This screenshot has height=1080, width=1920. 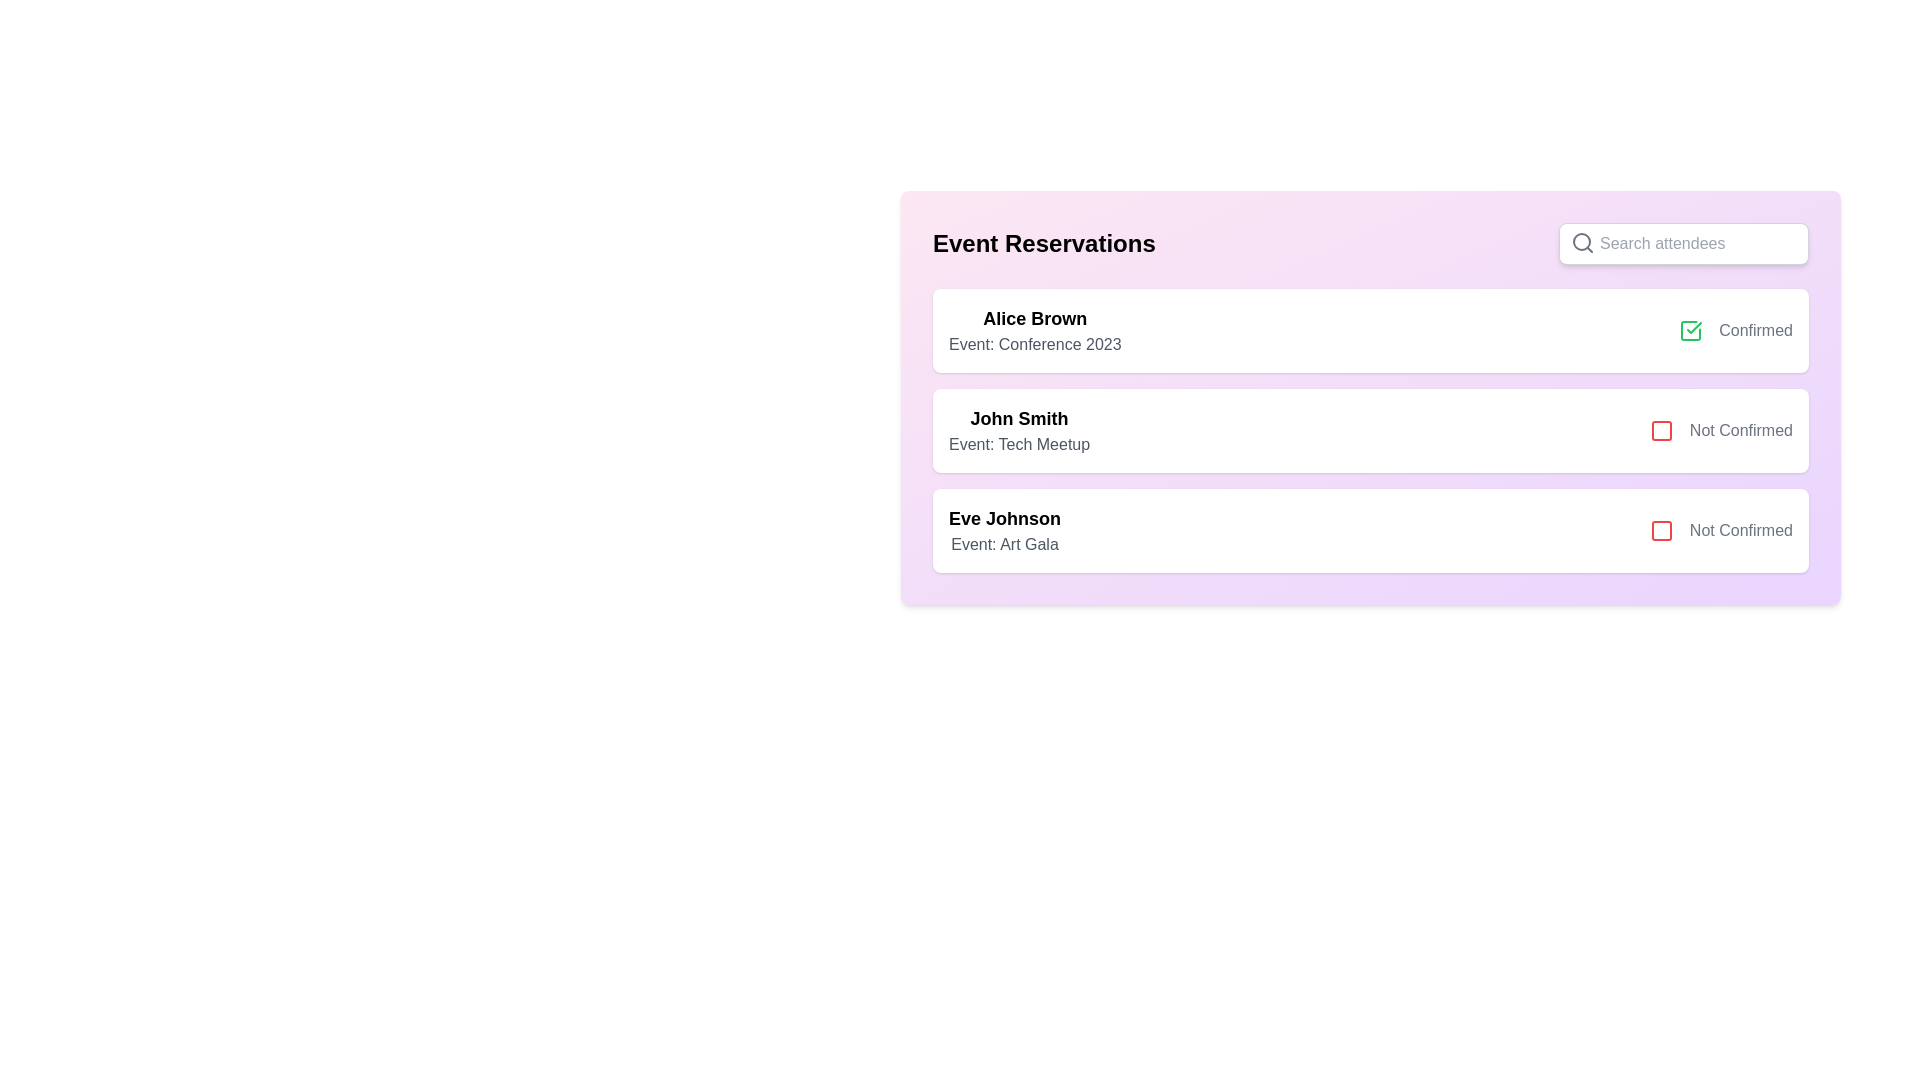 What do you see at coordinates (1370, 430) in the screenshot?
I see `the confirmation status of the attendee 'John Smith' in the informational card` at bounding box center [1370, 430].